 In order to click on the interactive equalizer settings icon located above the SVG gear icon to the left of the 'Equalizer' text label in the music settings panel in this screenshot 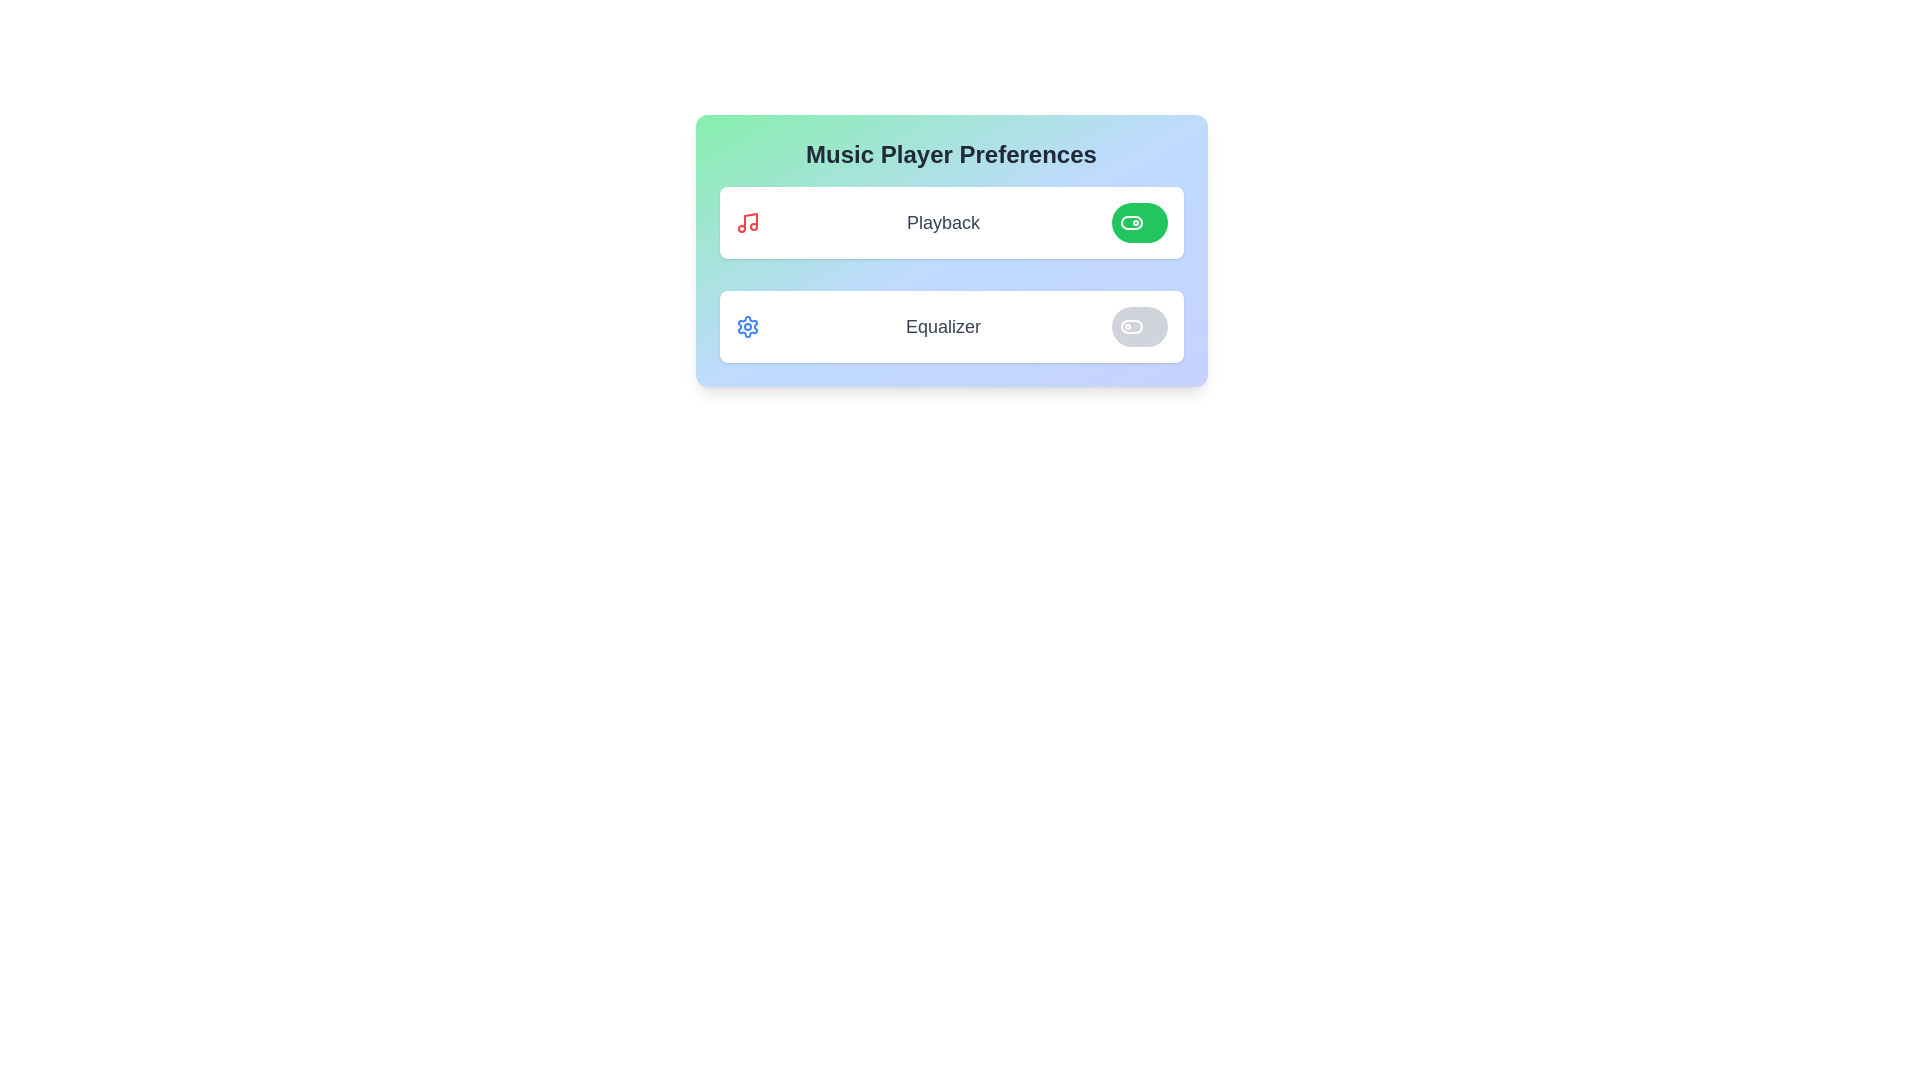, I will do `click(746, 326)`.